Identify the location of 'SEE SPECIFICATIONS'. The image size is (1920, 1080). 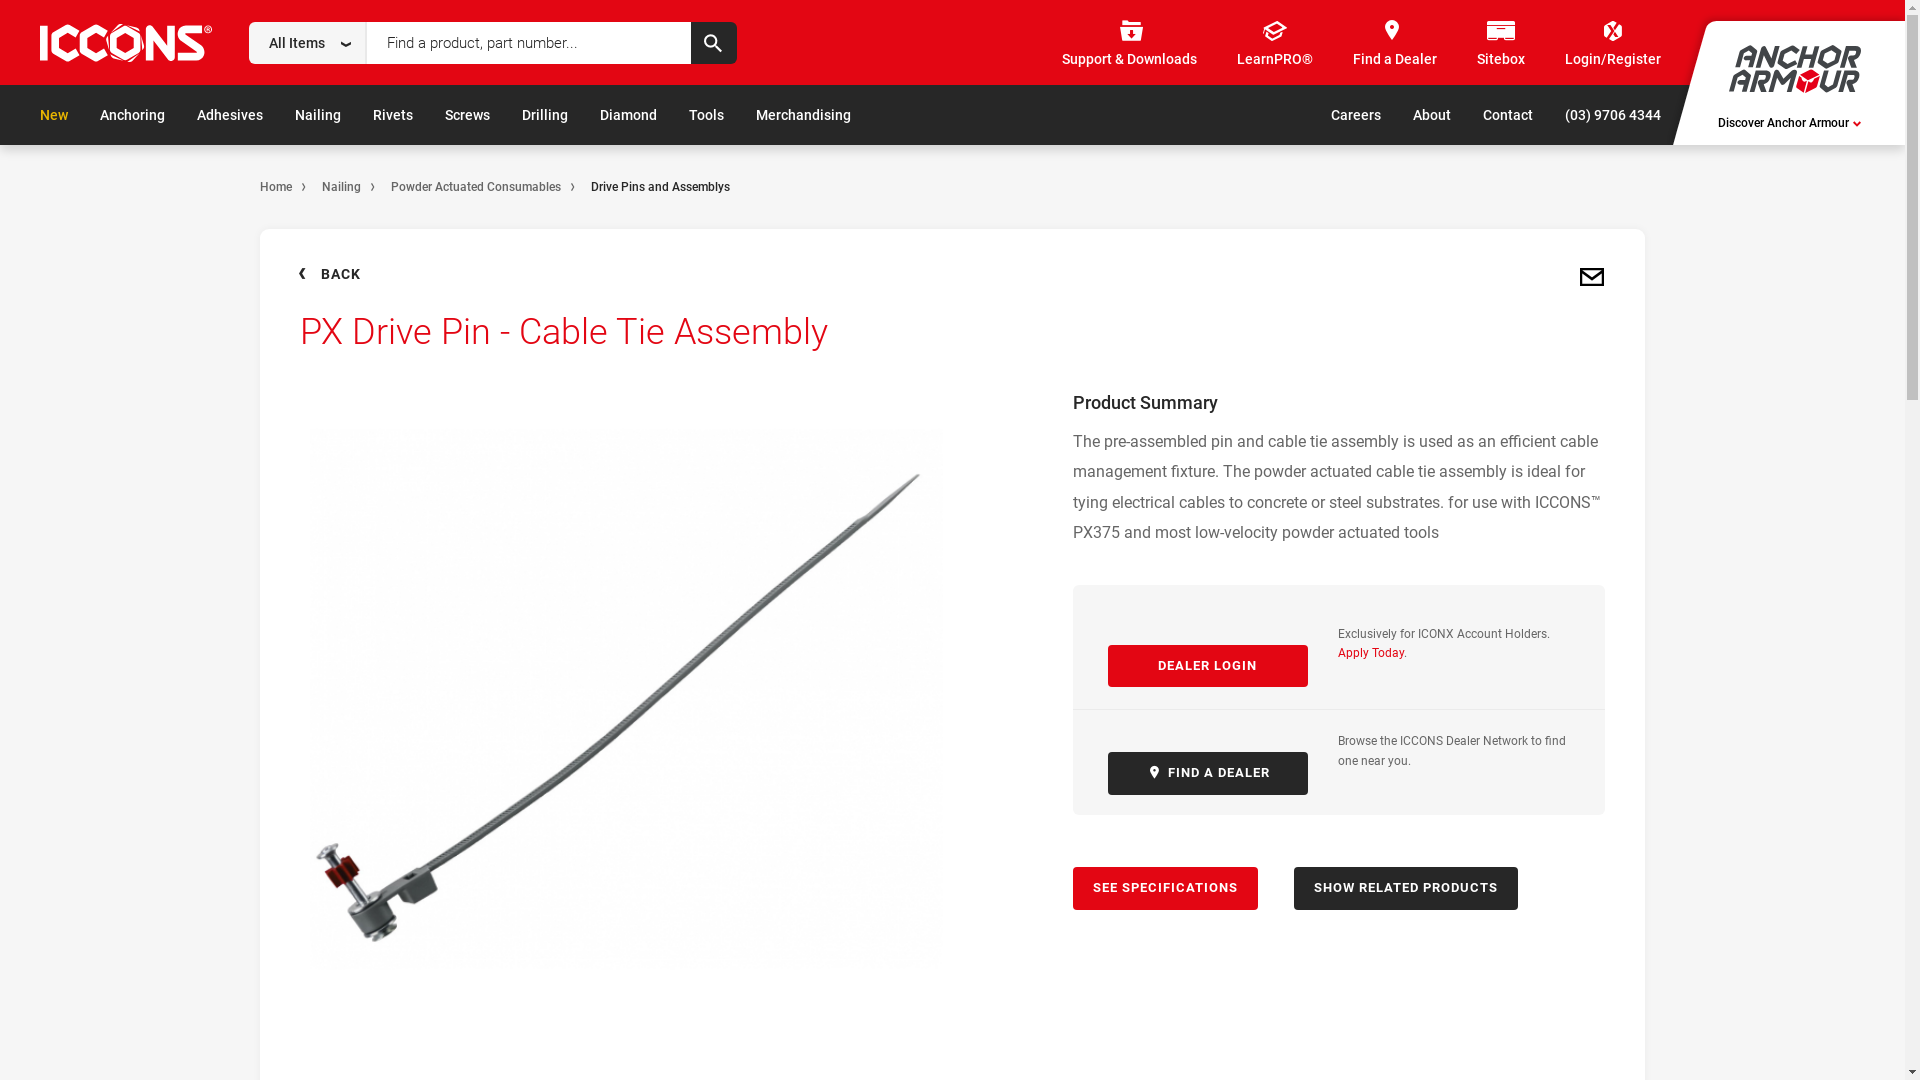
(1164, 887).